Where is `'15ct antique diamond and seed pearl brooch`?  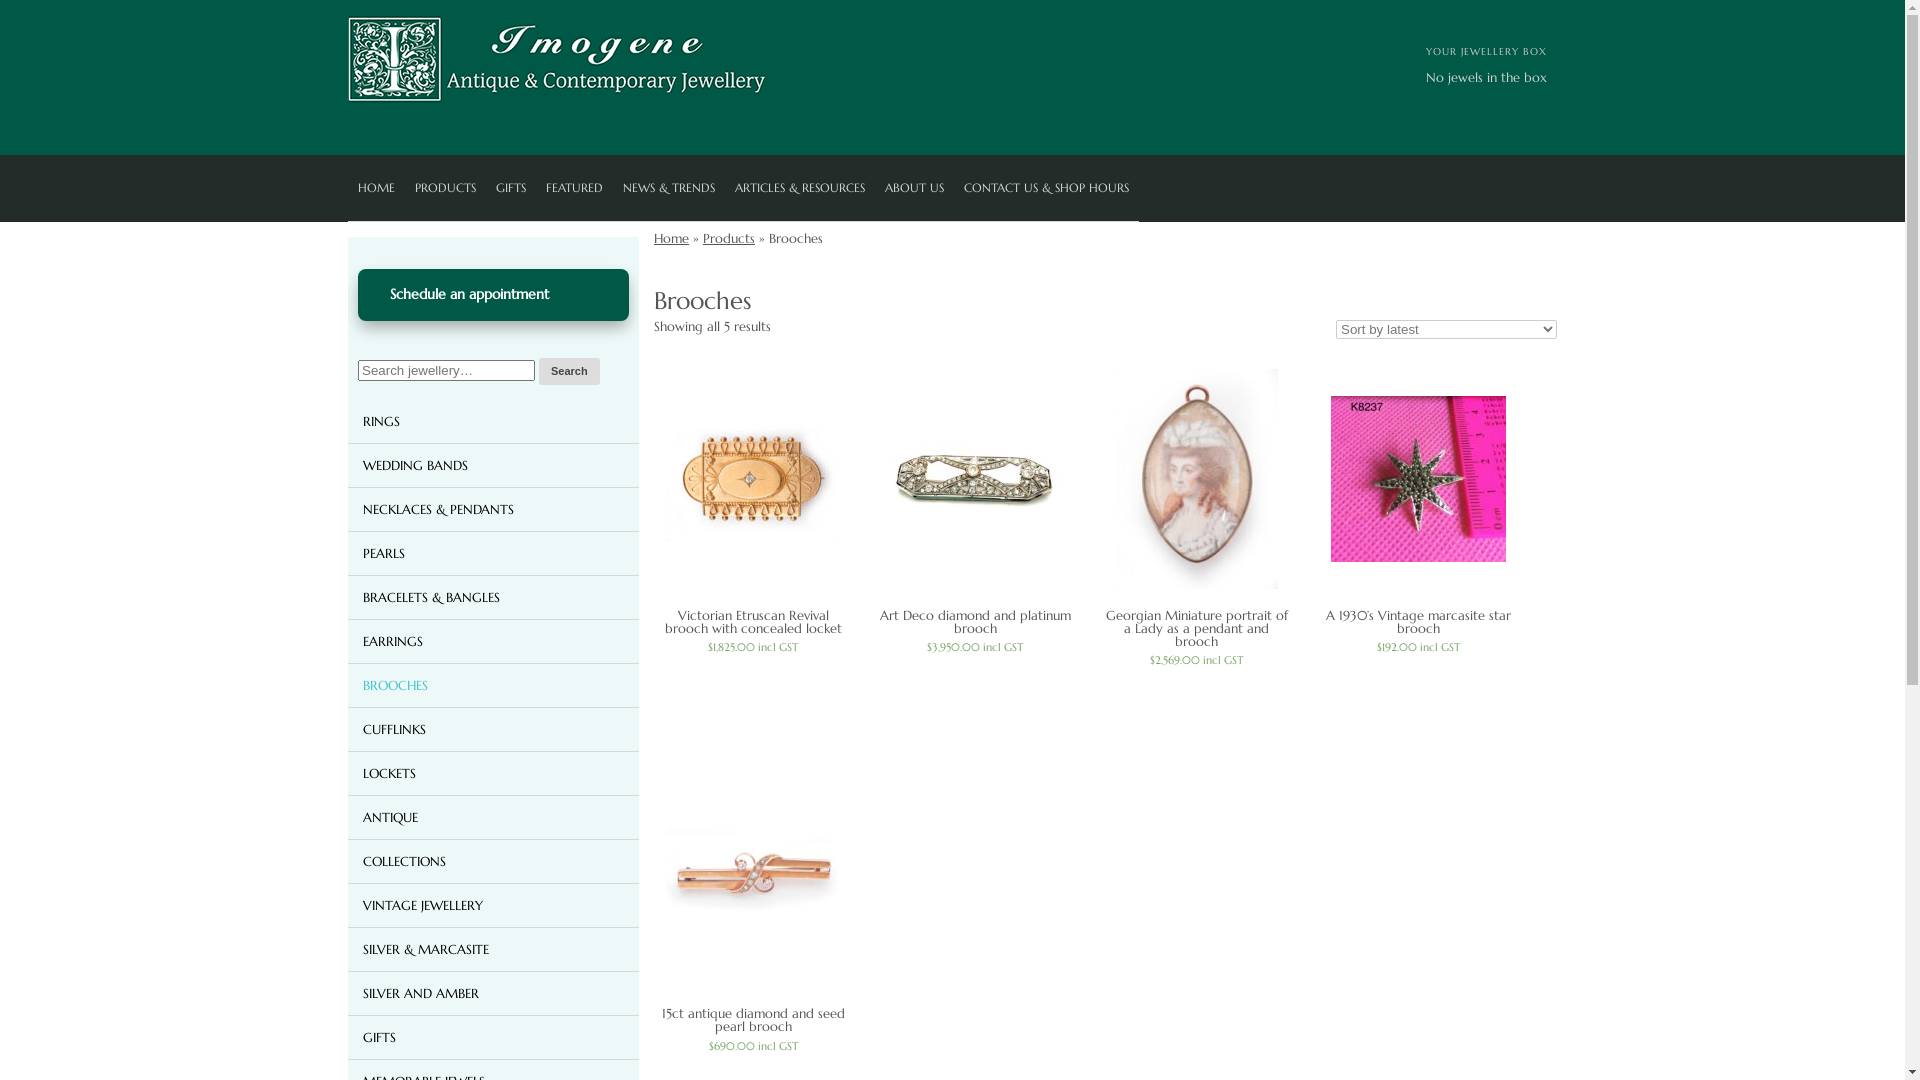
'15ct antique diamond and seed pearl brooch is located at coordinates (752, 910).